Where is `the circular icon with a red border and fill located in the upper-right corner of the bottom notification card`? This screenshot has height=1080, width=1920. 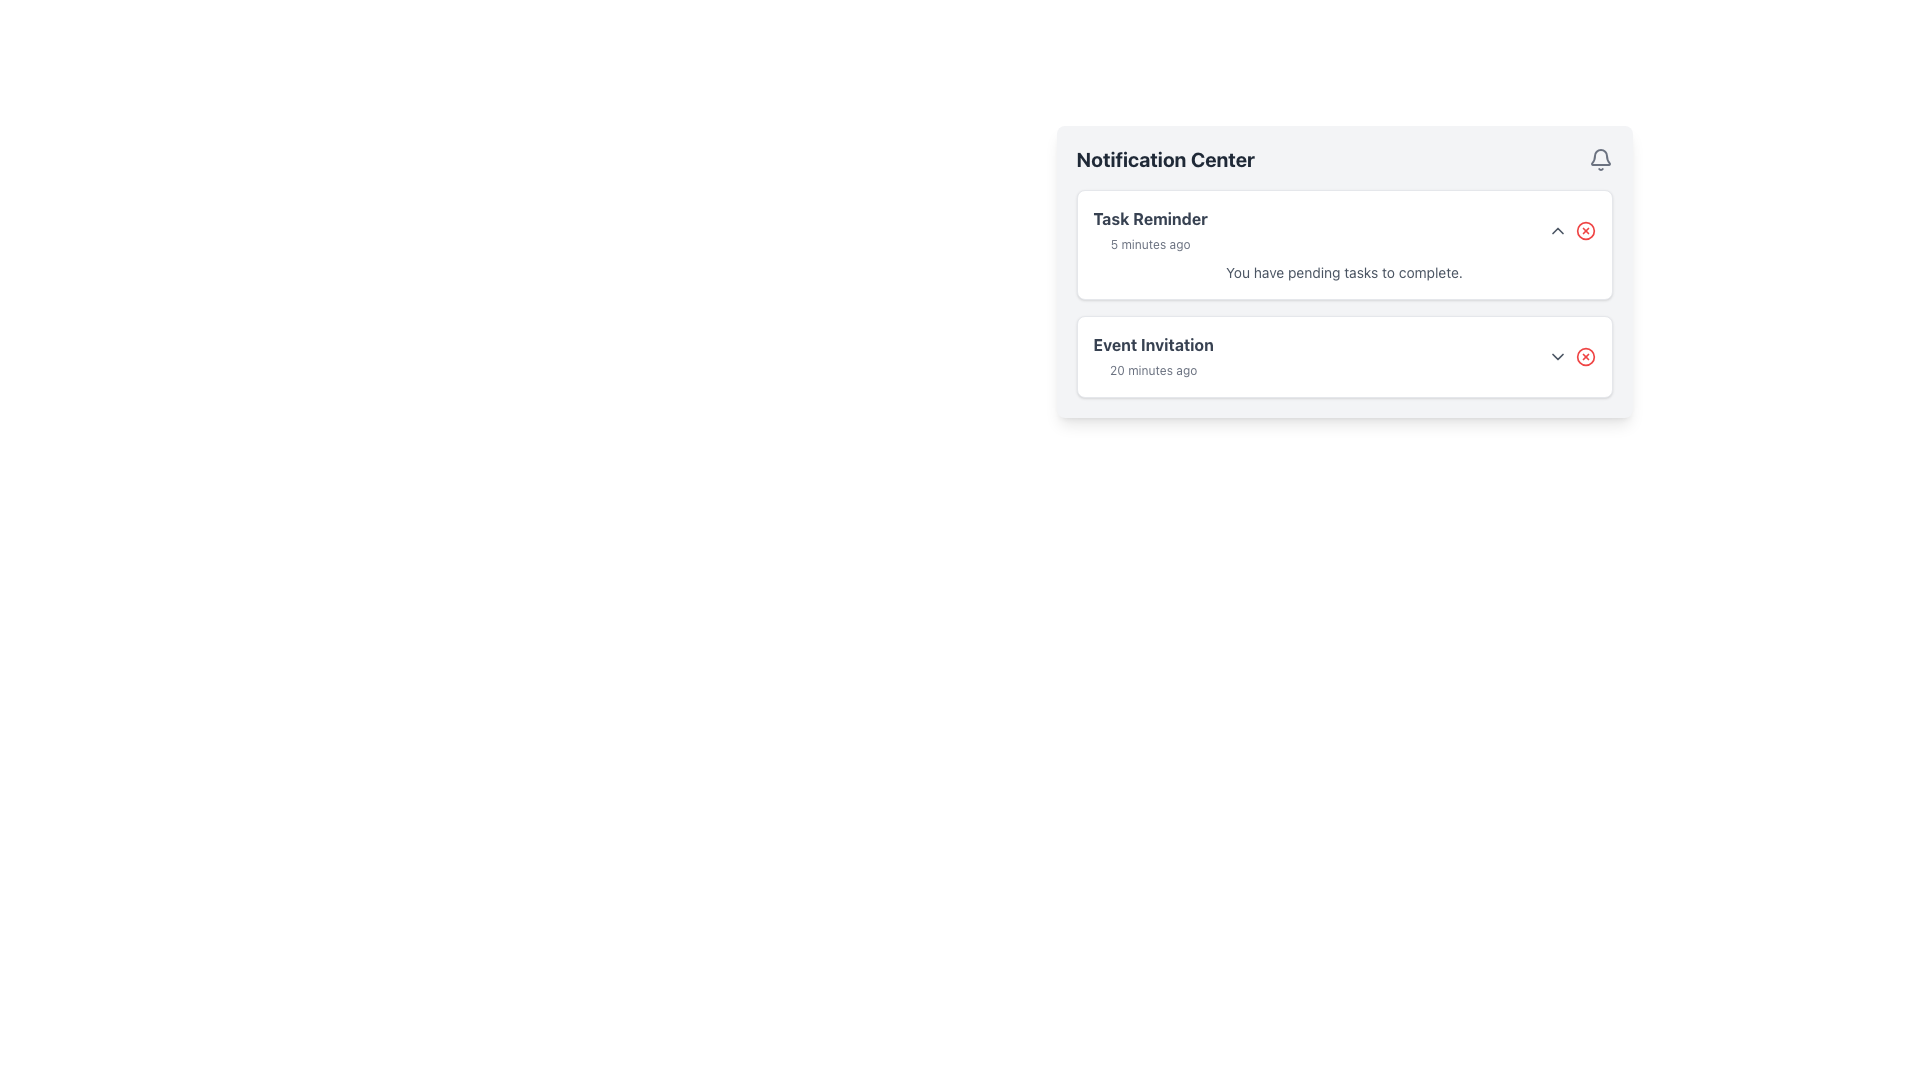 the circular icon with a red border and fill located in the upper-right corner of the bottom notification card is located at coordinates (1584, 356).